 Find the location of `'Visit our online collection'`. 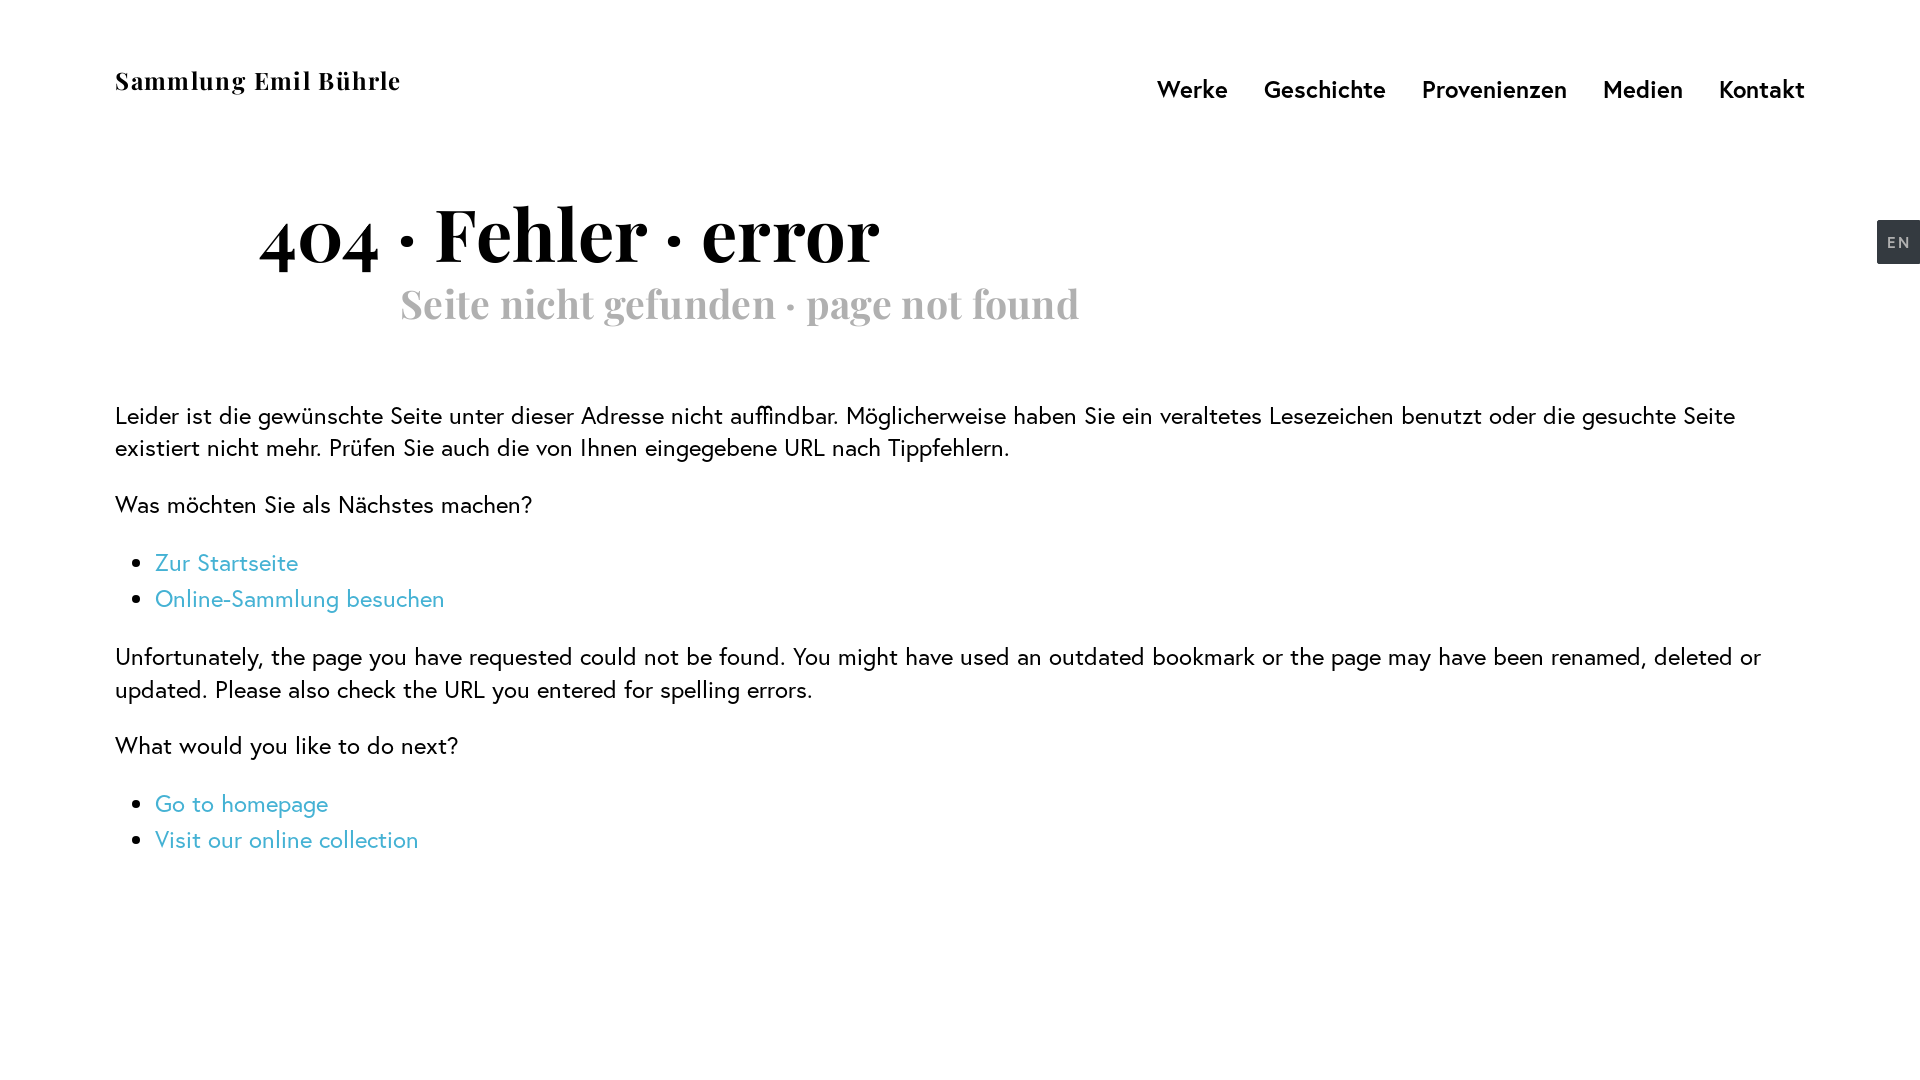

'Visit our online collection' is located at coordinates (286, 839).